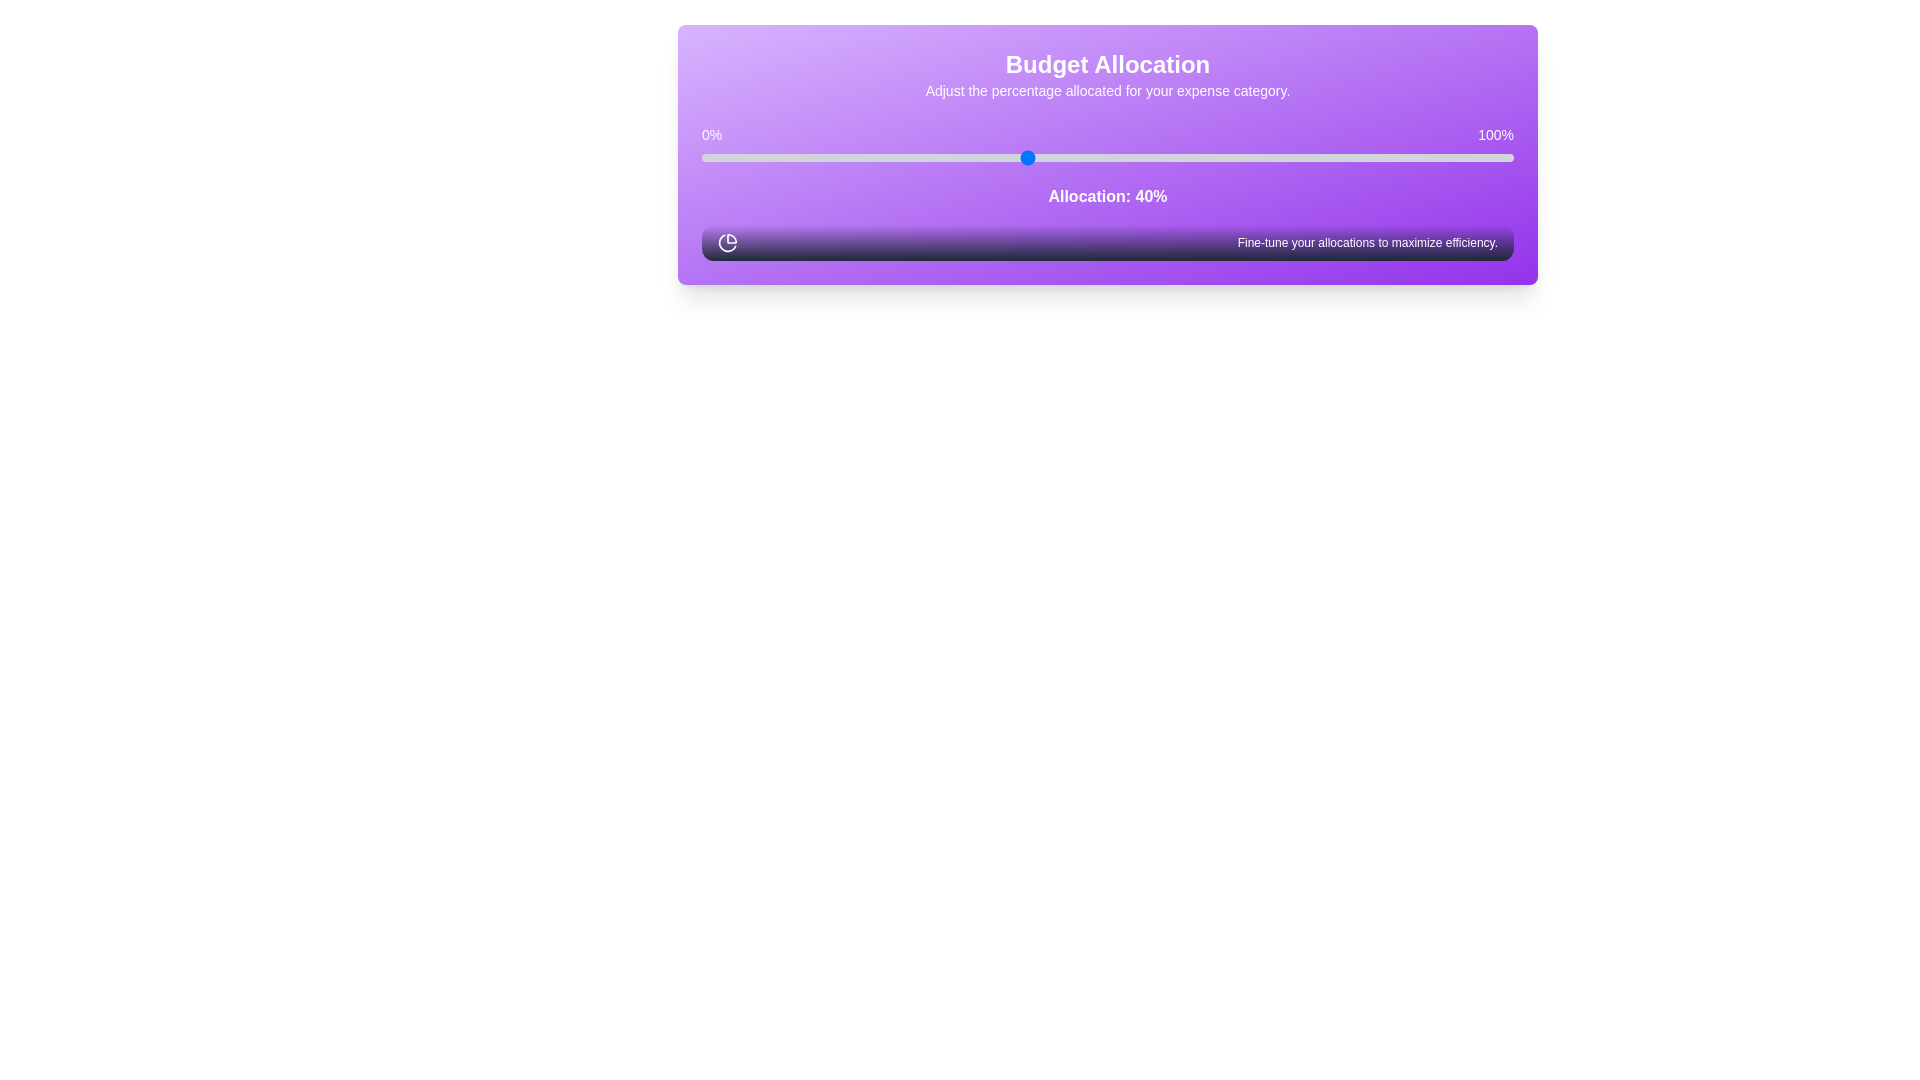 This screenshot has height=1080, width=1920. I want to click on the decorative icon located at the bottom-left of the purple background section, which serves as a visual cue for pie chart-related data, so click(727, 242).